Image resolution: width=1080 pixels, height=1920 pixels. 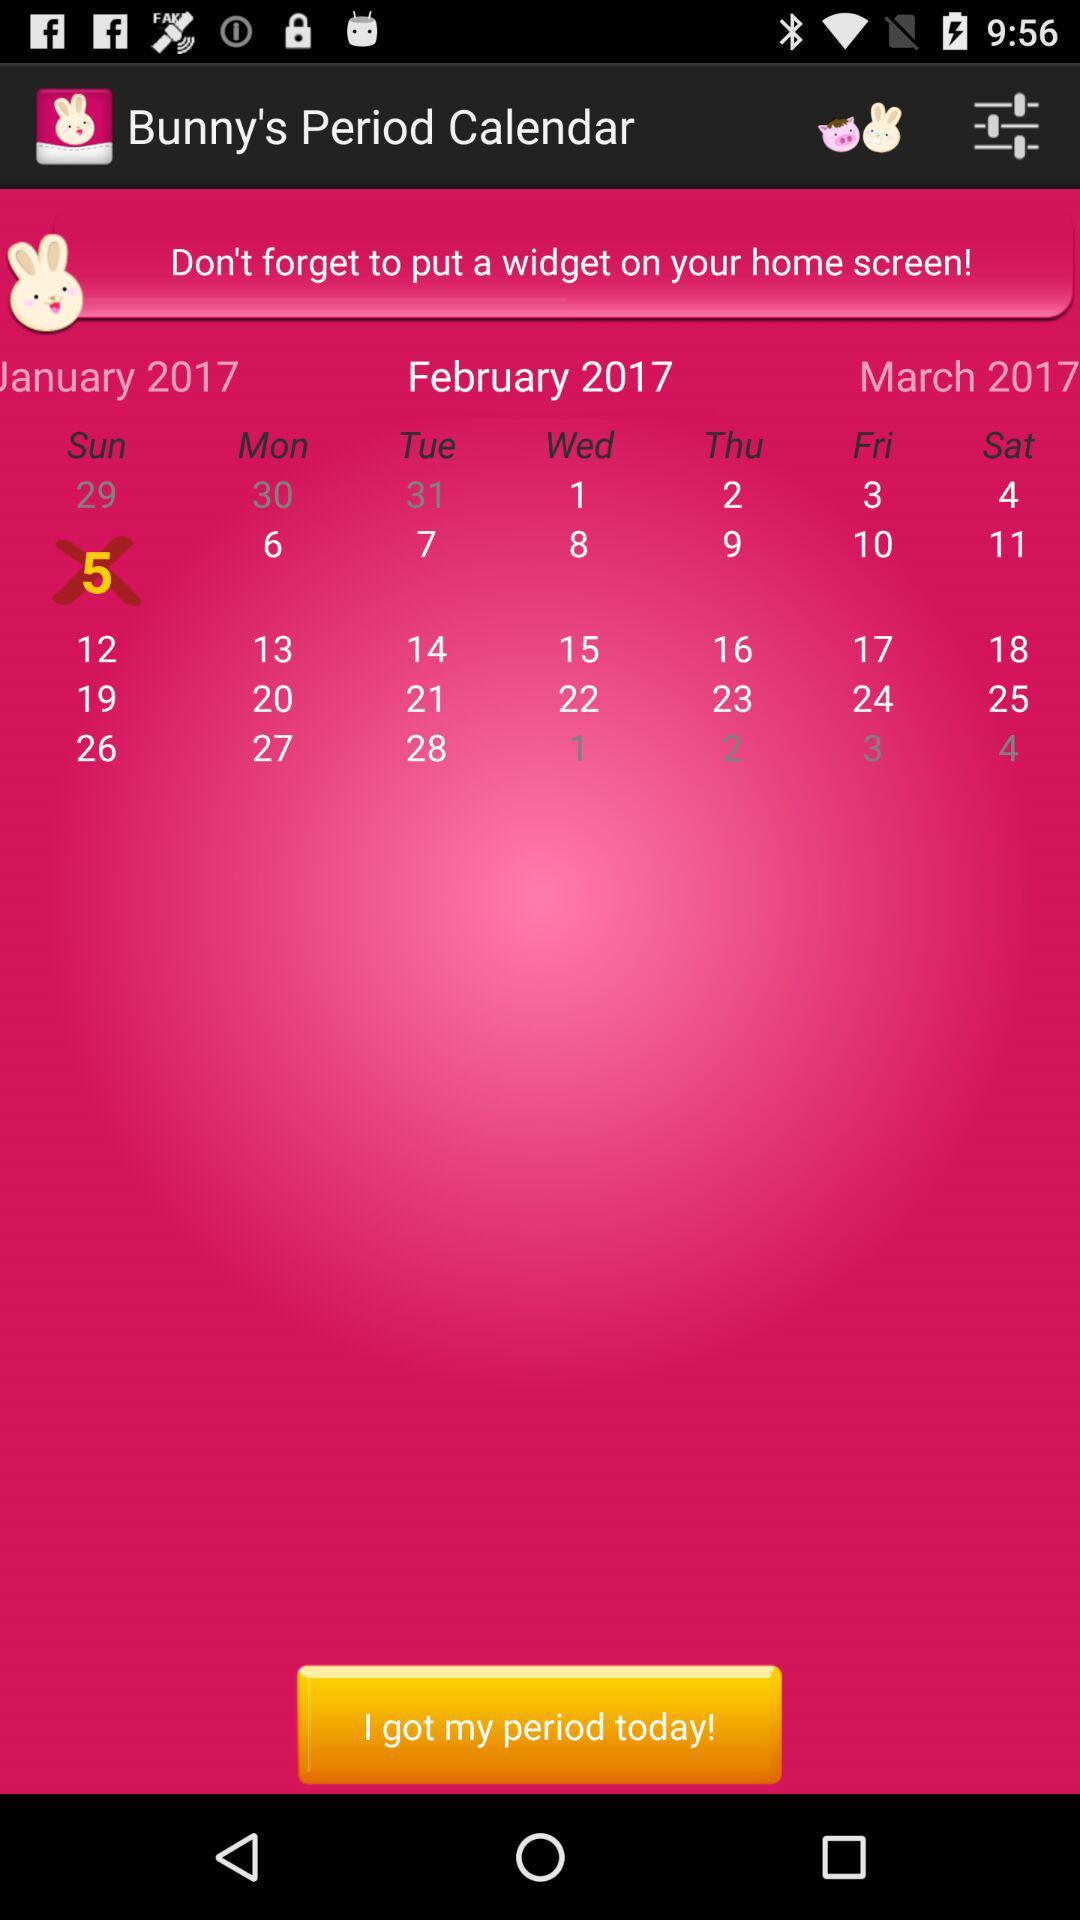 What do you see at coordinates (871, 443) in the screenshot?
I see `the fri item` at bounding box center [871, 443].